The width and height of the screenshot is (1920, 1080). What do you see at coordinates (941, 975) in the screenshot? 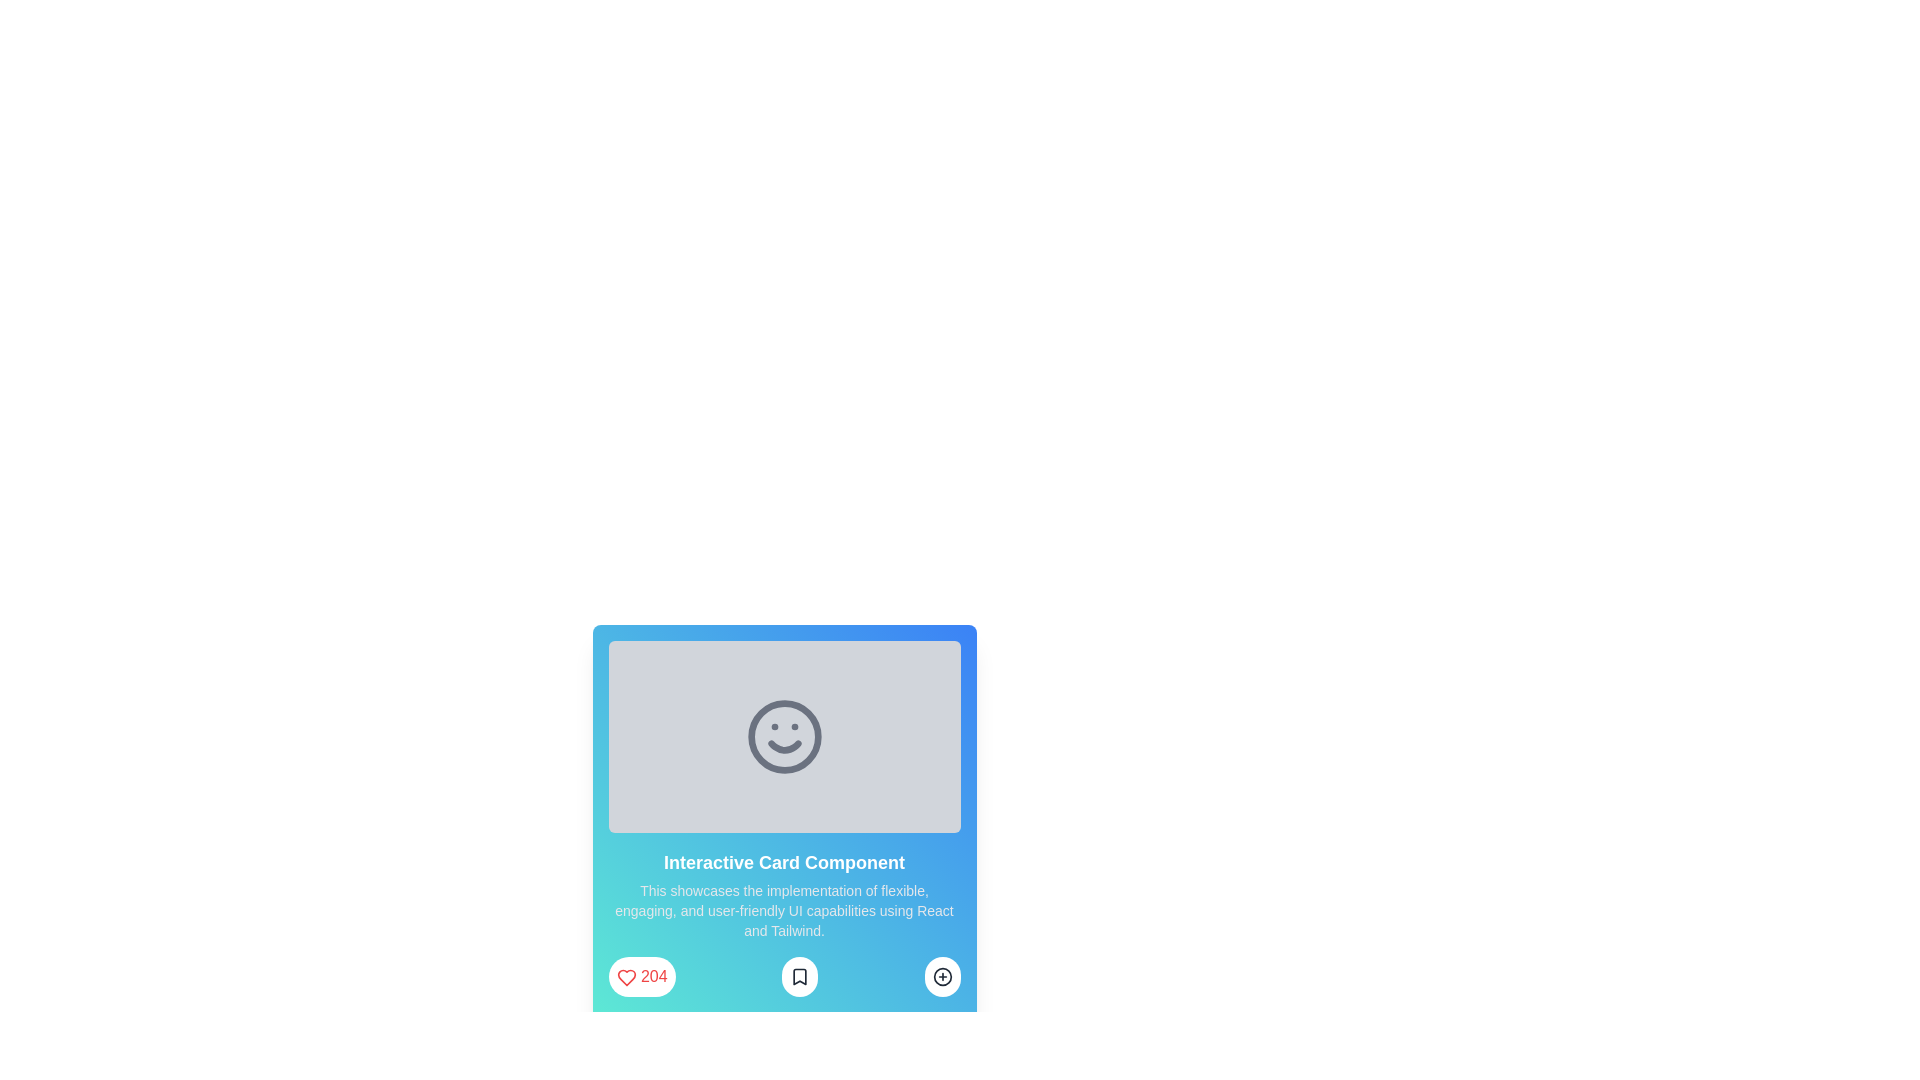
I see `the circular button with a white background, dark gray border, and '+' icon located at the rightmost side of the row of three interactive buttons at the bottom of the card` at bounding box center [941, 975].